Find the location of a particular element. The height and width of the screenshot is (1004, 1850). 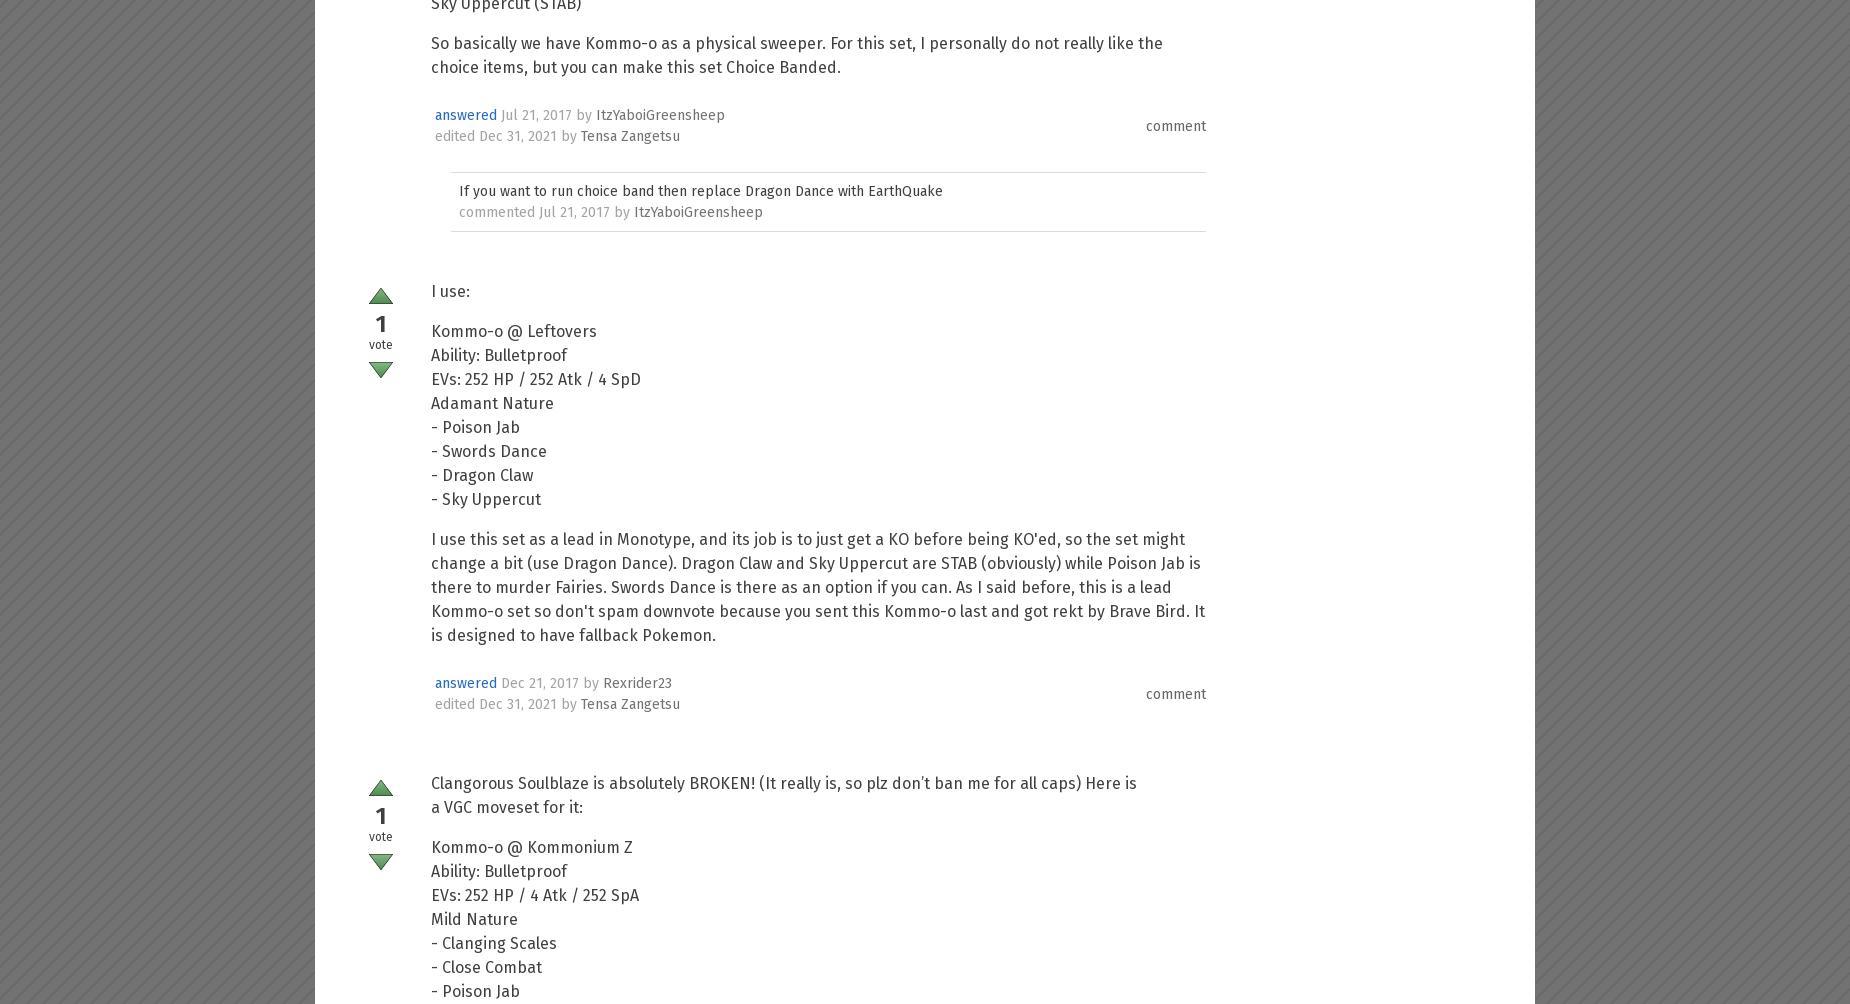

'- Swords Dance' is located at coordinates (488, 450).